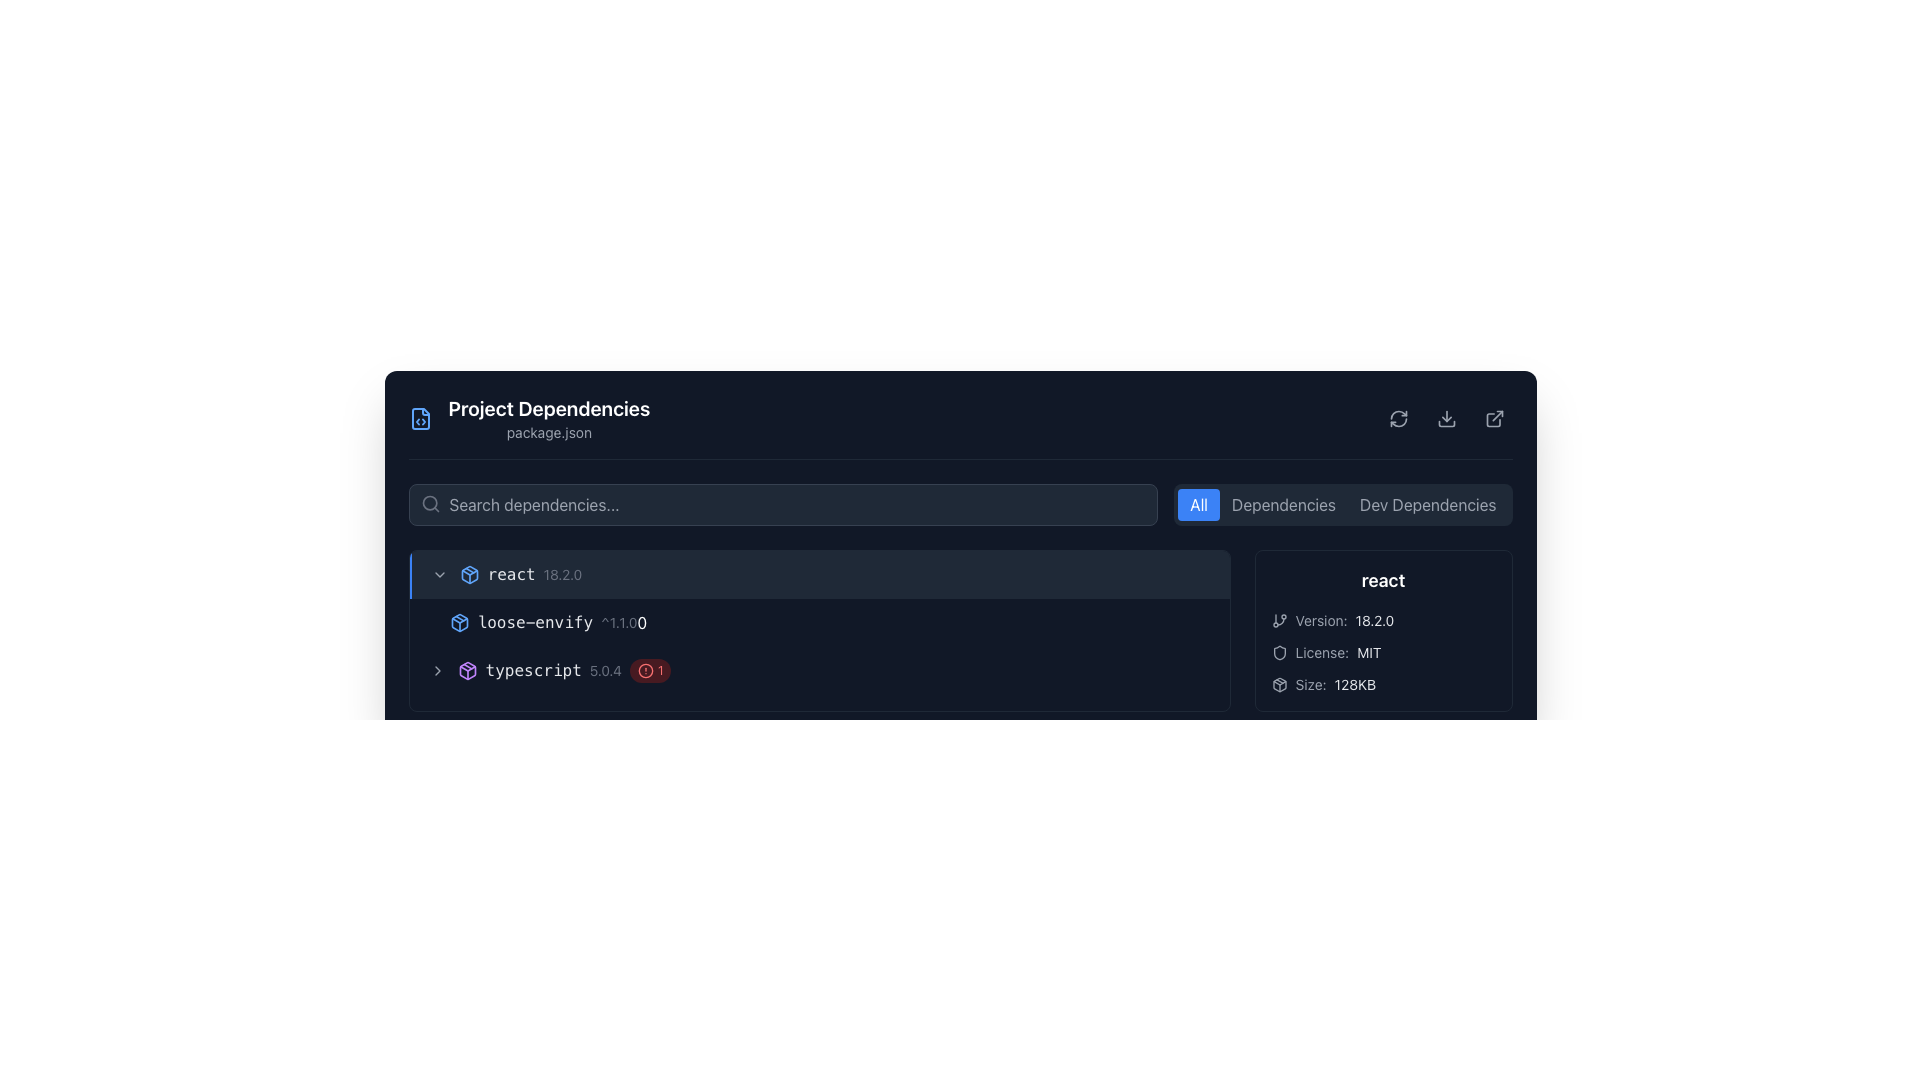  What do you see at coordinates (618, 622) in the screenshot?
I see `the informational Text label displaying the version number ('^1.1.0') related to the 'loose-envify' dependency, which is positioned in the second row of the dependencies list` at bounding box center [618, 622].